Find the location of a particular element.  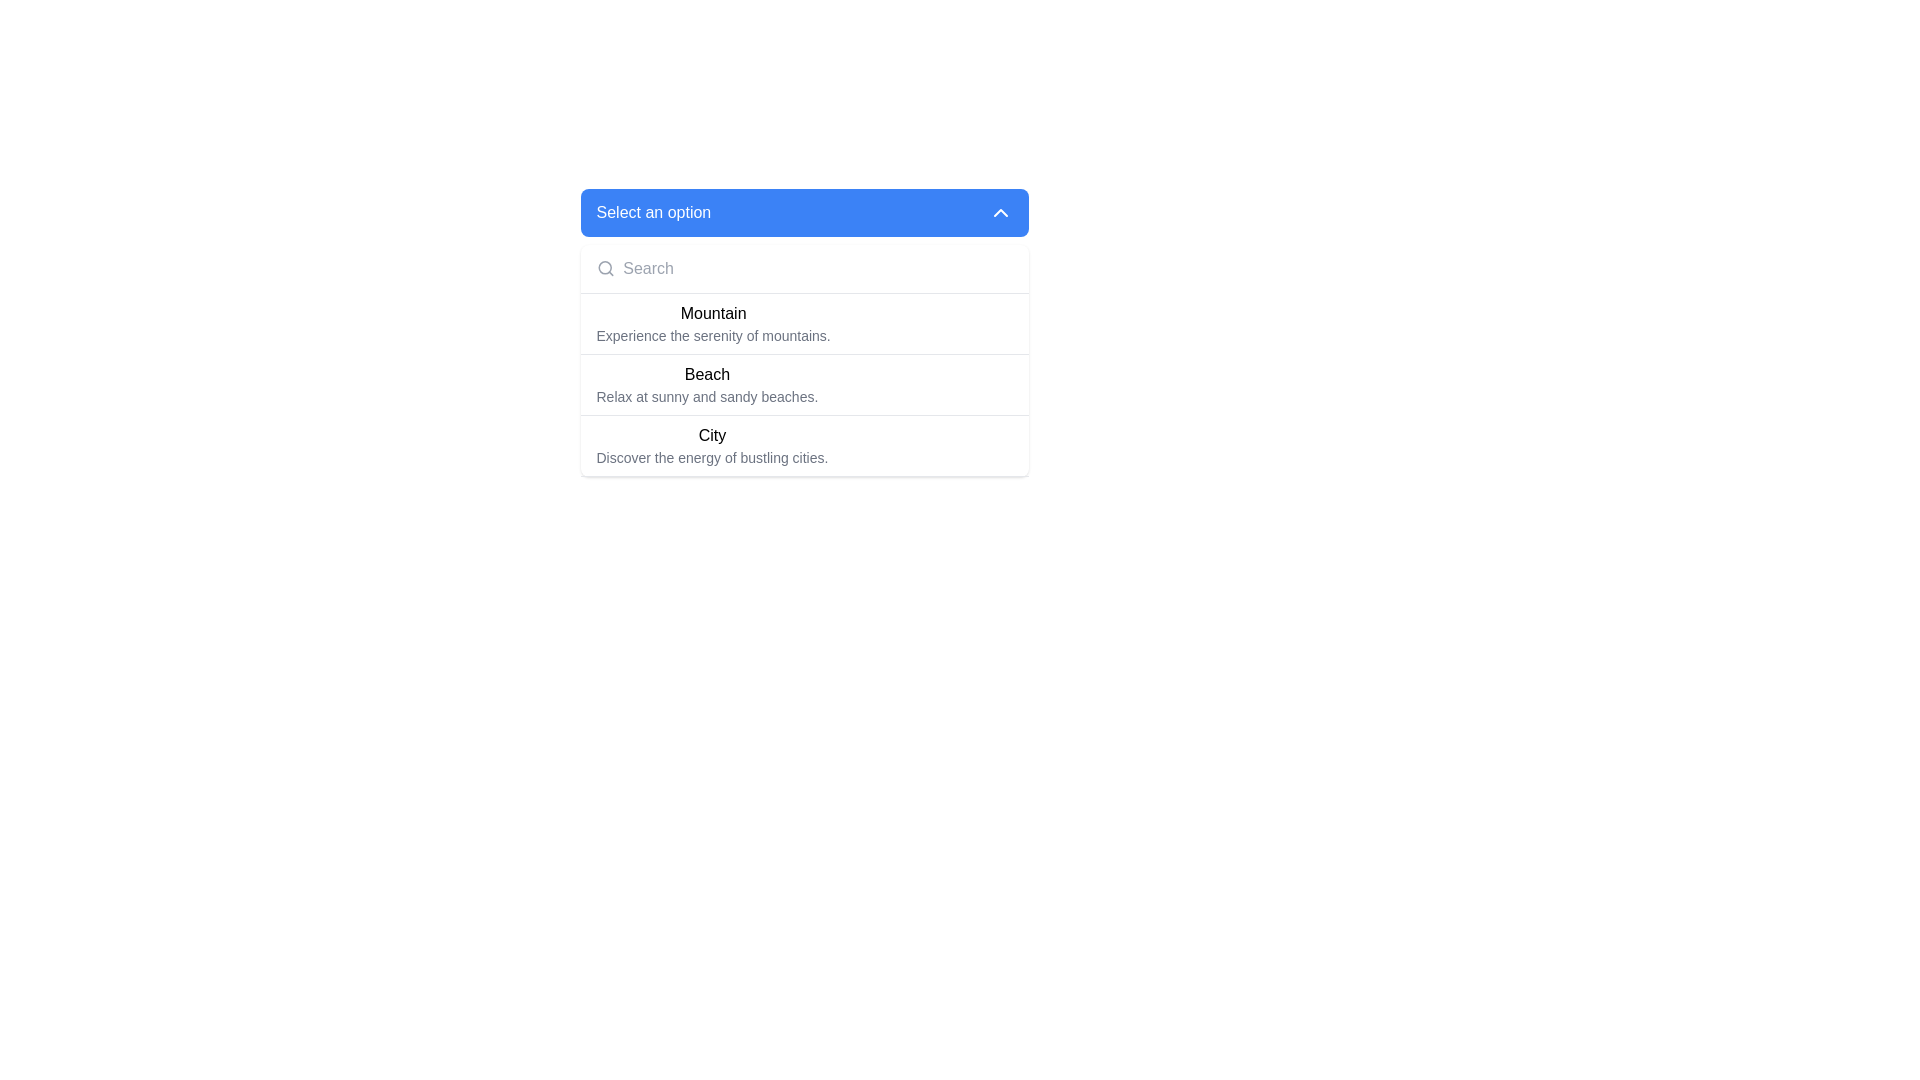

the text block that contains a bold 'Beach' heading and a smaller gray subtitle 'Relax at sunny and sandy beaches', which is centered in a white rectangular area within the dropdown box titled 'Select an option' is located at coordinates (707, 385).